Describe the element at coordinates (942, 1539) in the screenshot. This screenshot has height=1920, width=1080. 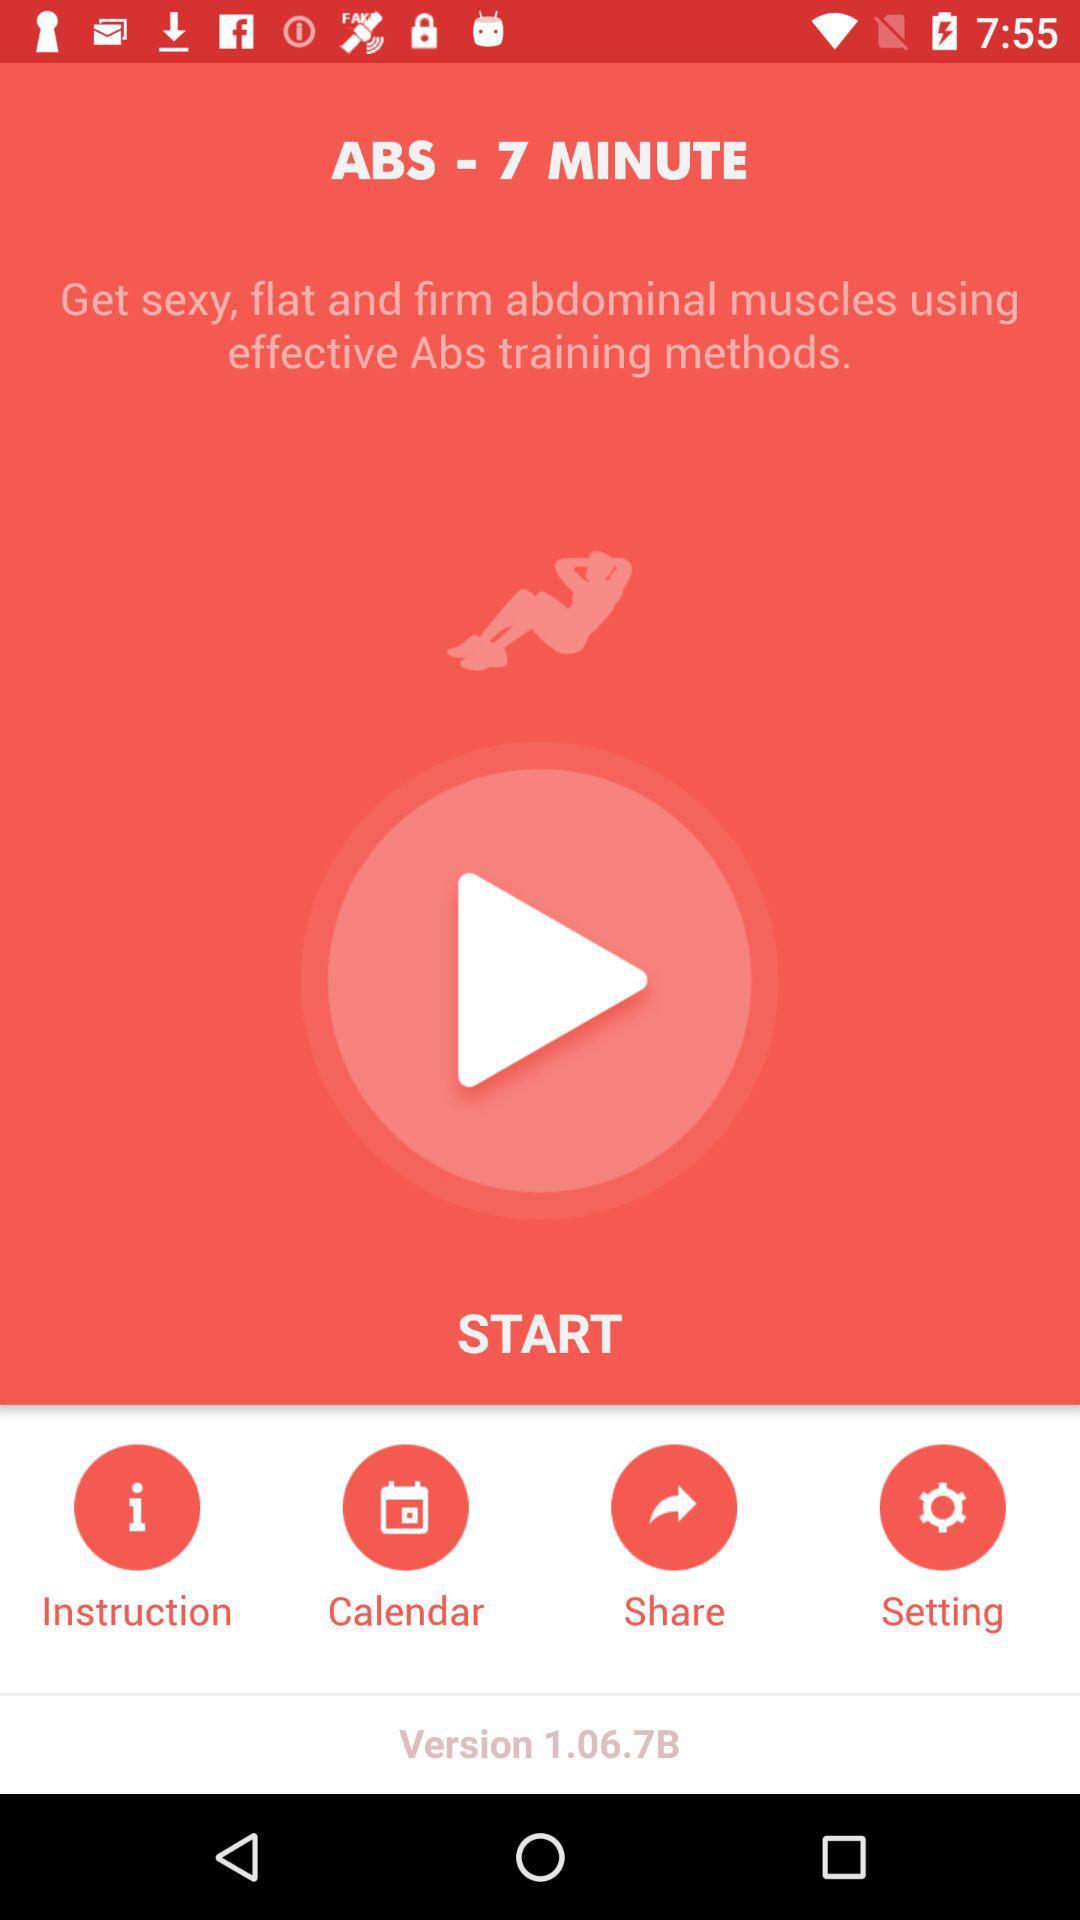
I see `the item next to share` at that location.